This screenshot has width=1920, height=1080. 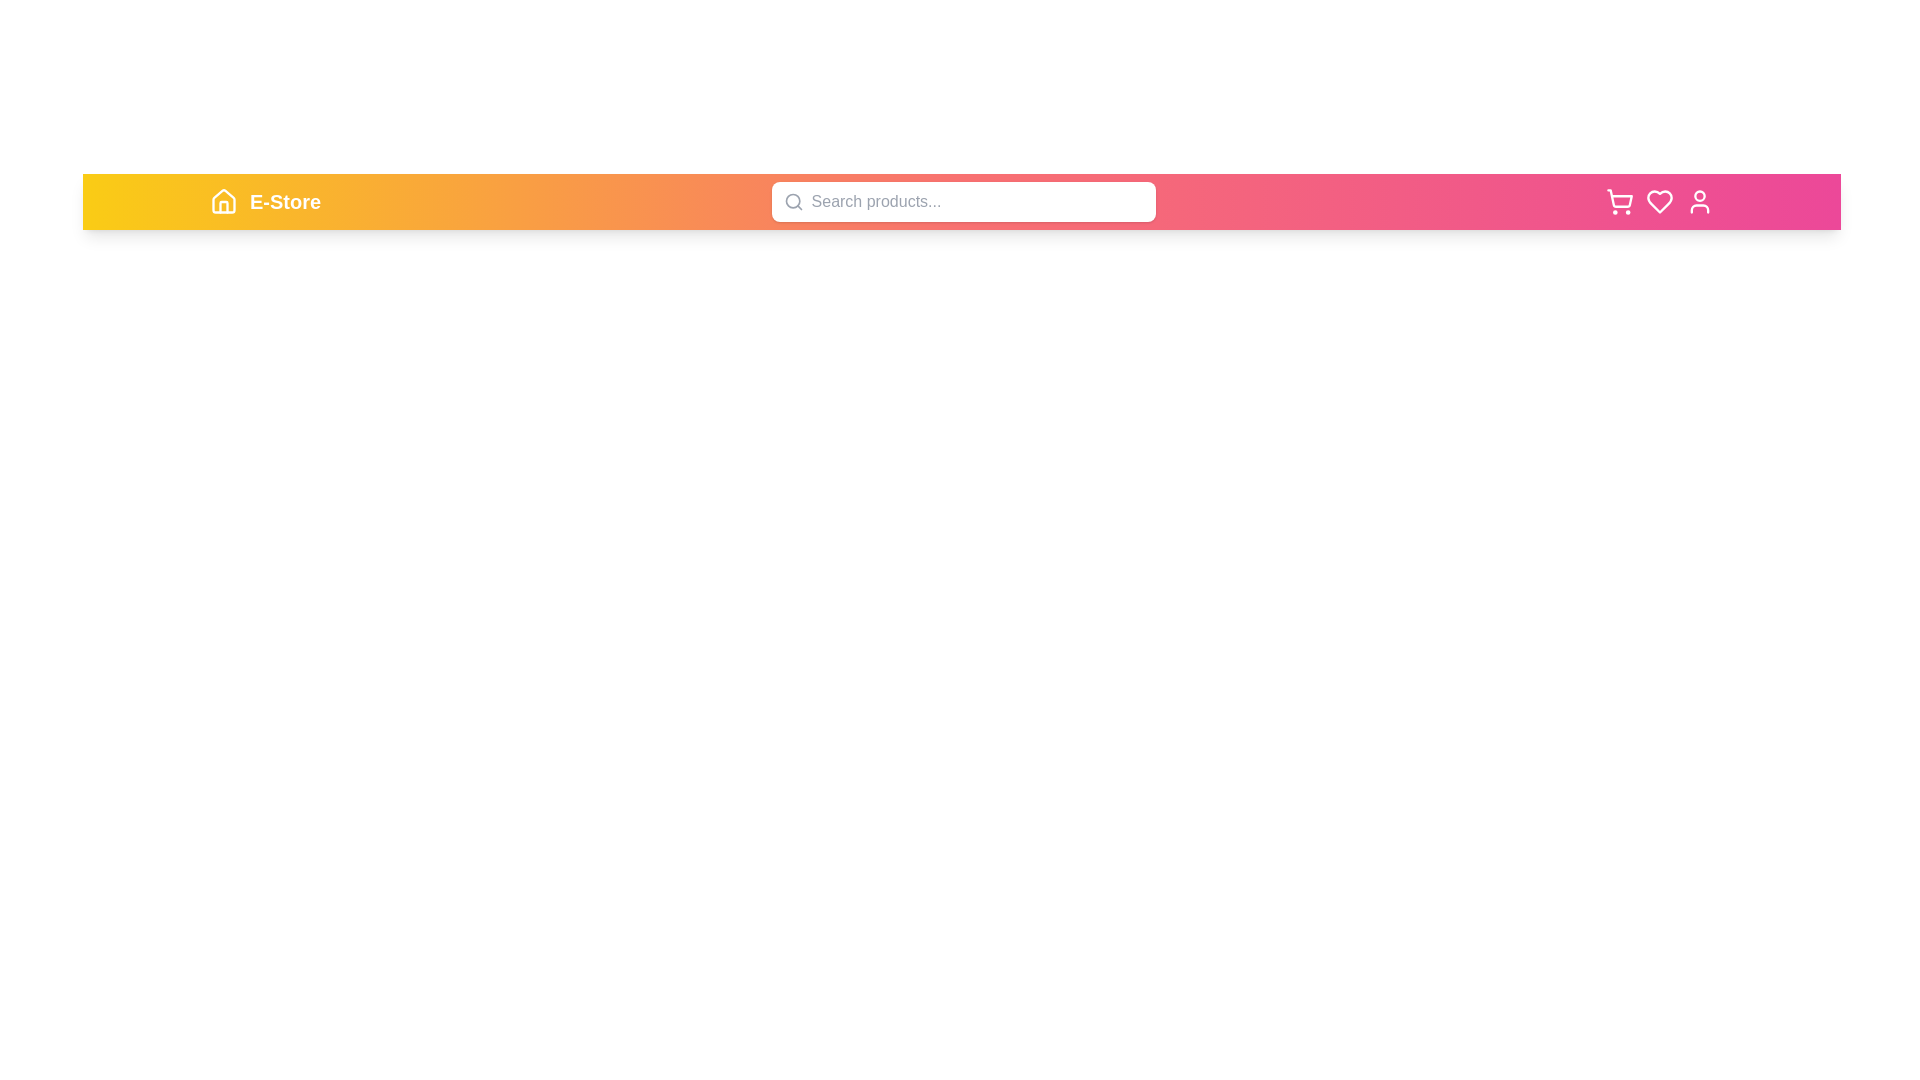 I want to click on the heart icon to trigger its hover effect, so click(x=1660, y=201).